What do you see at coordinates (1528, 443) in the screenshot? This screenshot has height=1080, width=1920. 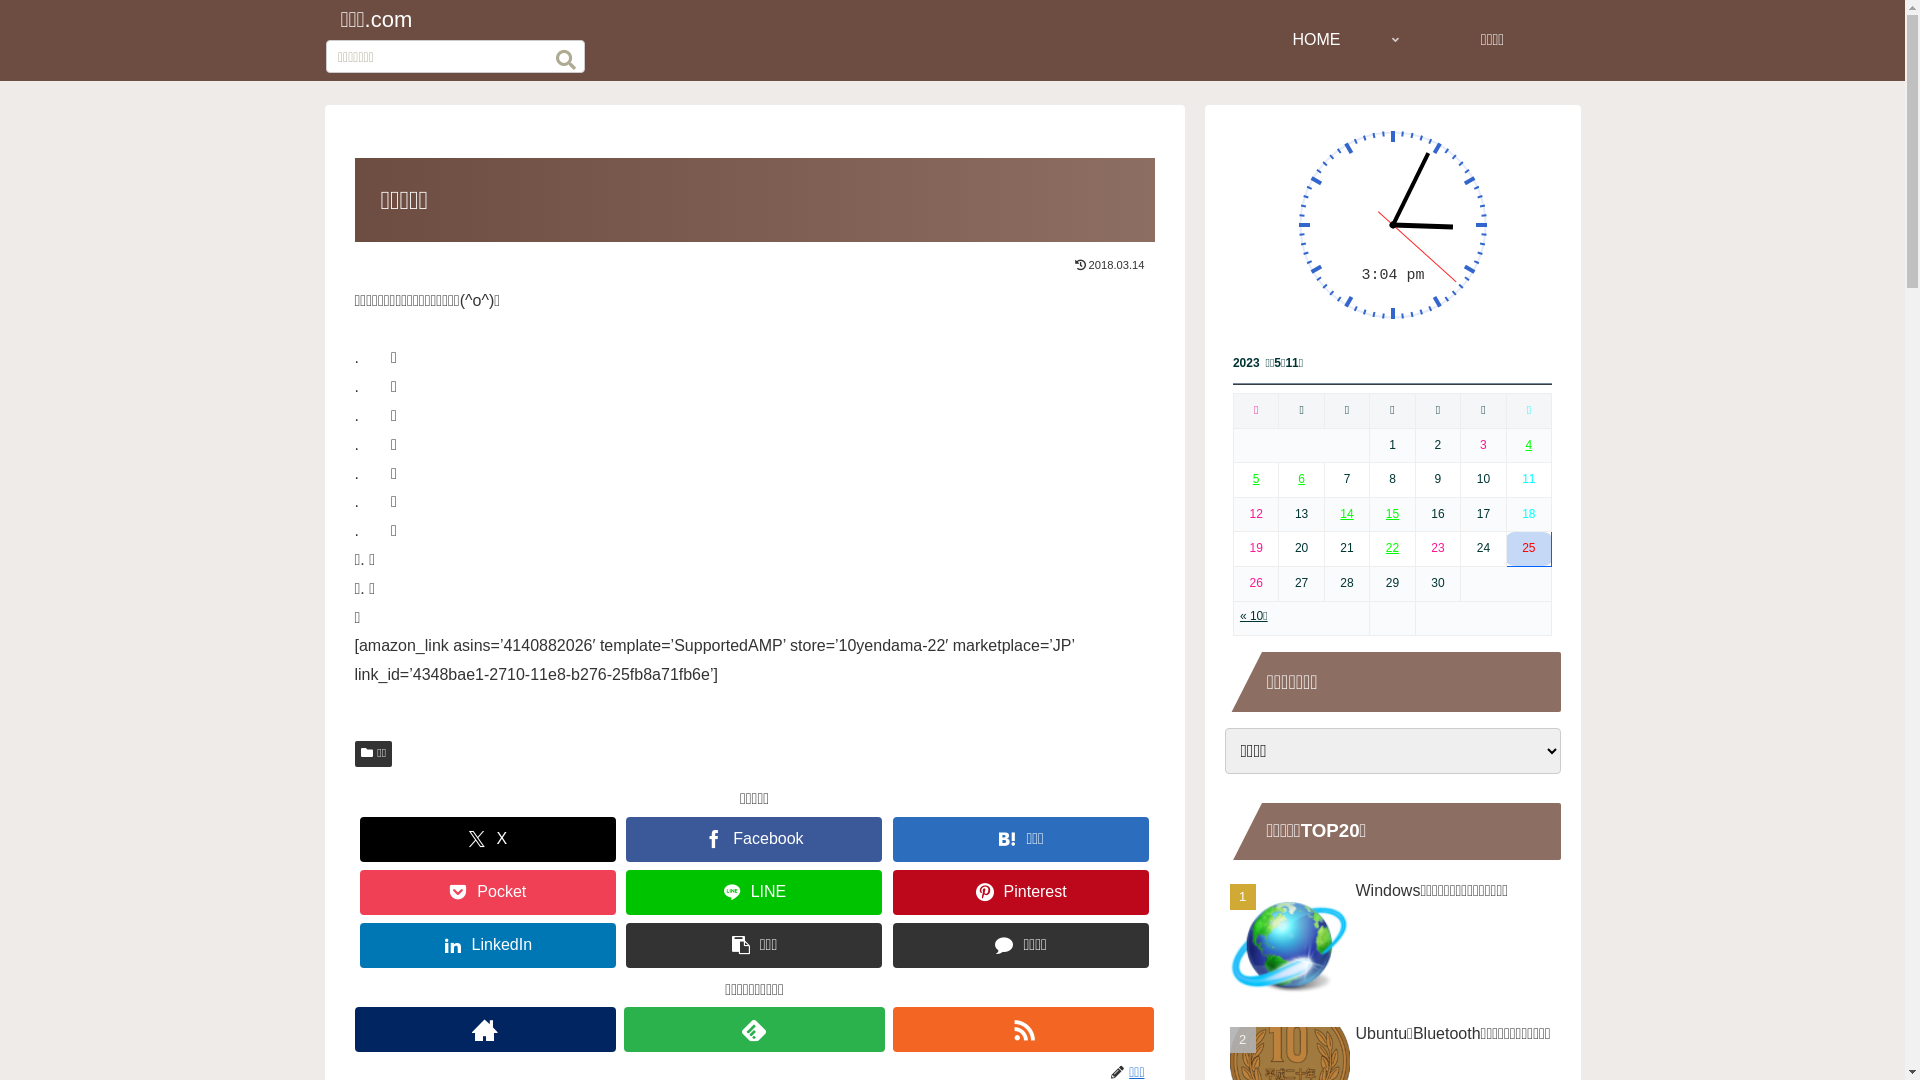 I see `'4'` at bounding box center [1528, 443].